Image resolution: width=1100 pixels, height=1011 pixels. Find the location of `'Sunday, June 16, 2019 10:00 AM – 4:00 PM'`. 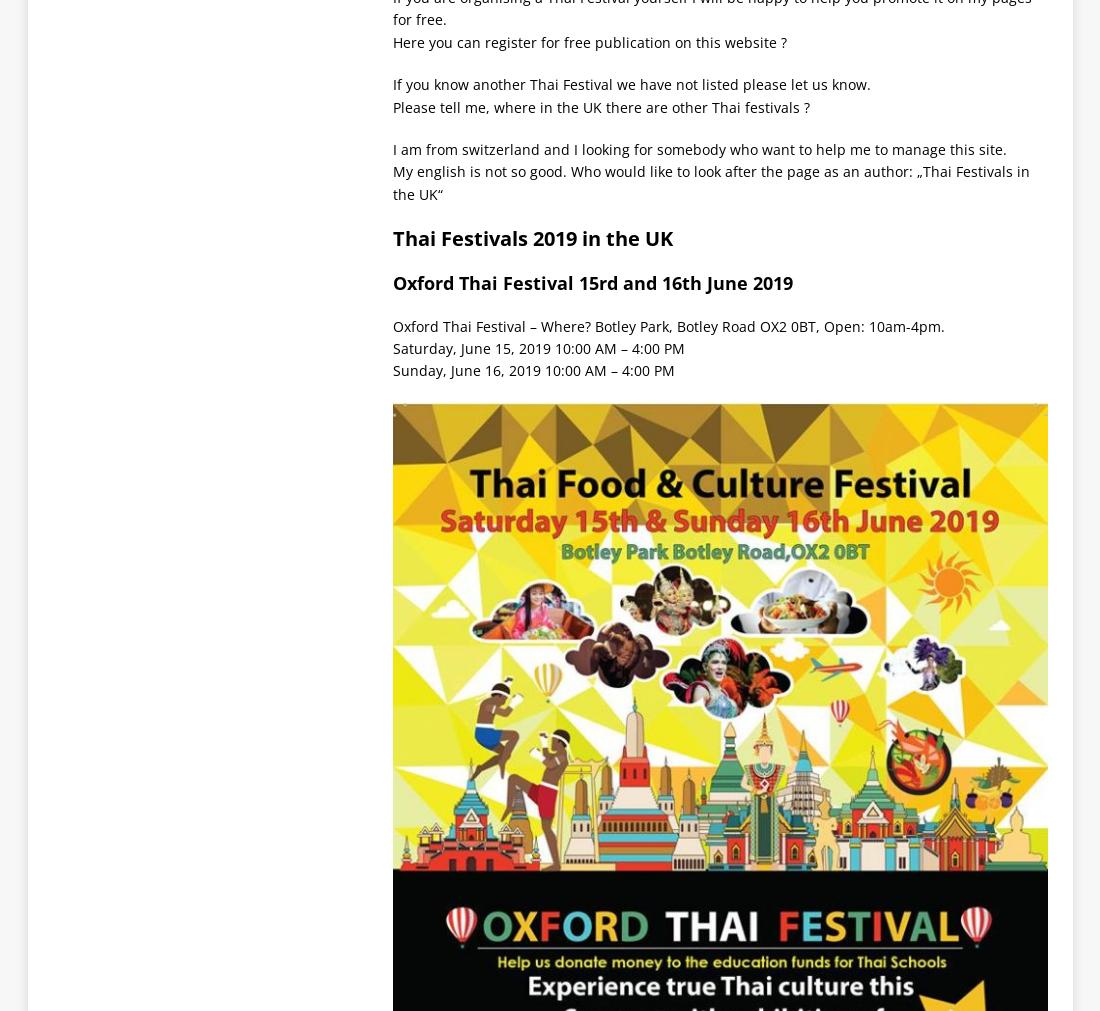

'Sunday, June 16, 2019 10:00 AM – 4:00 PM' is located at coordinates (532, 369).